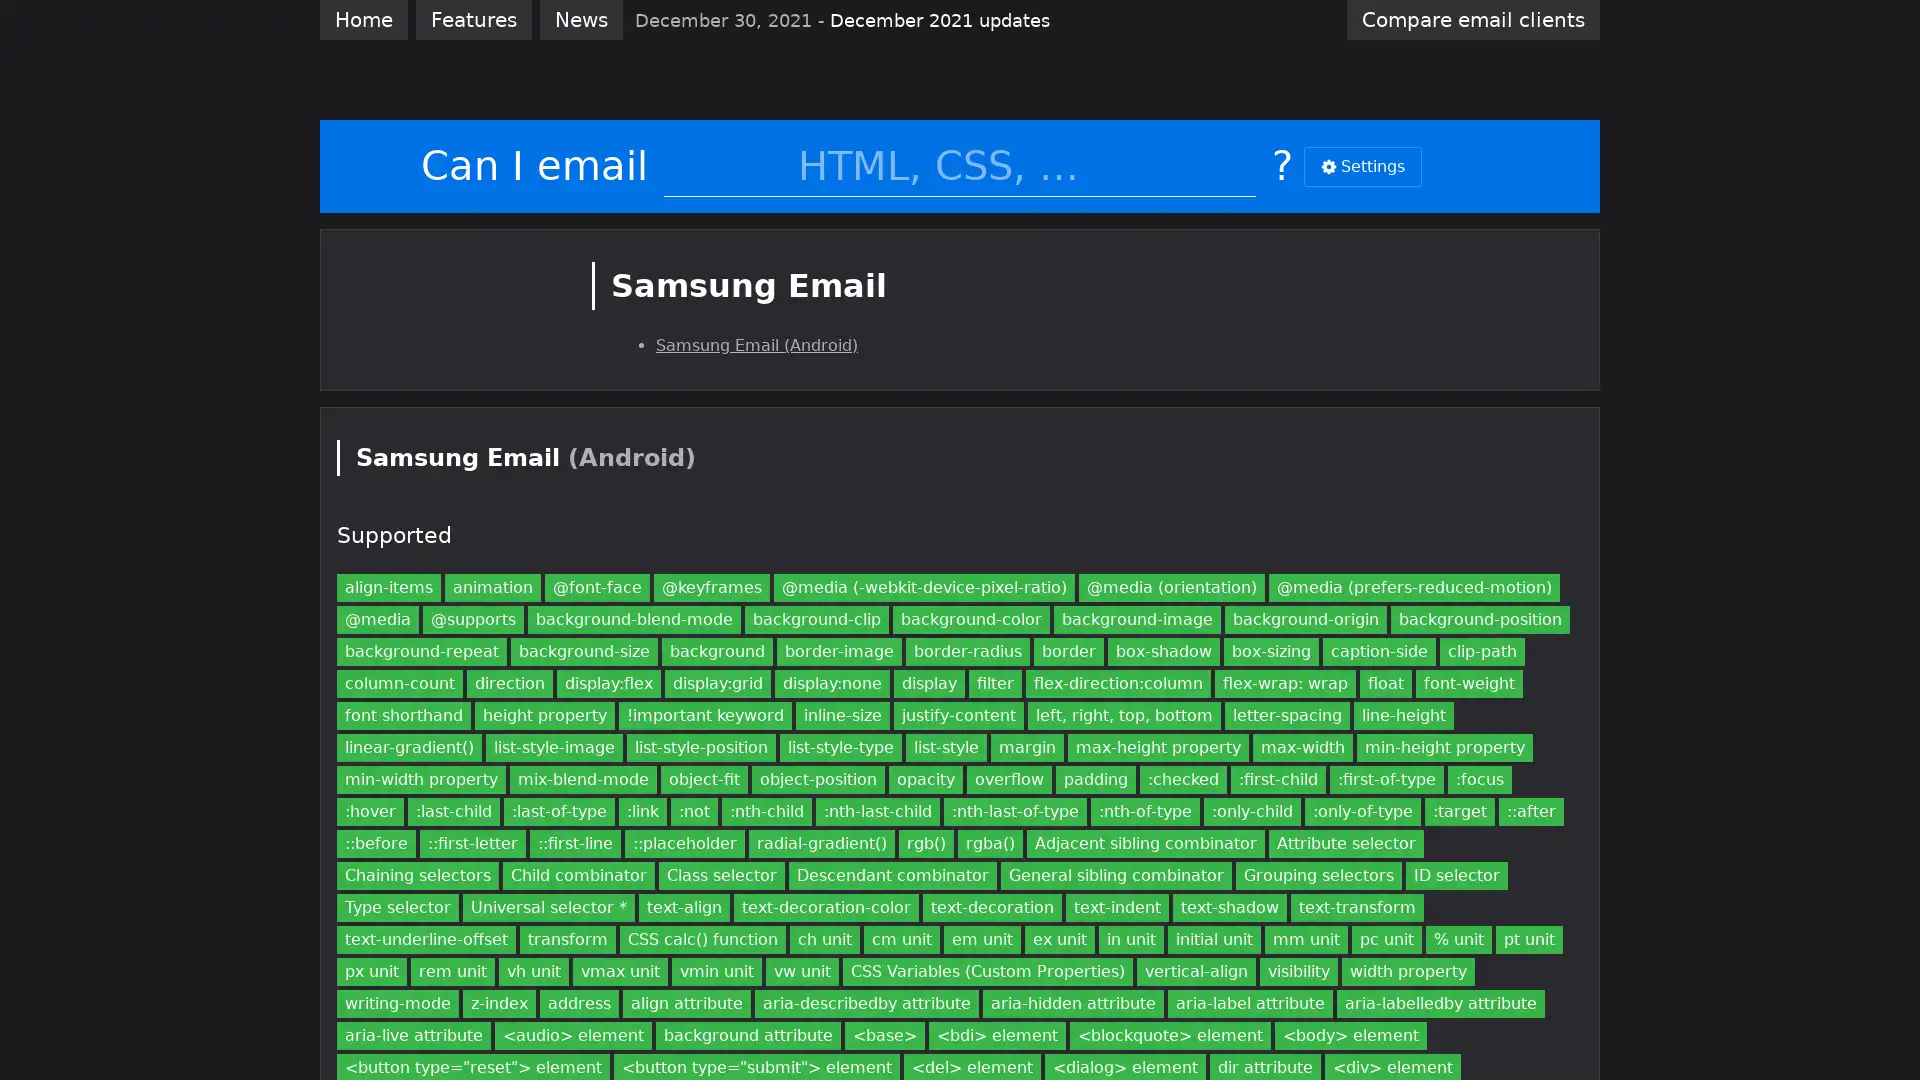 Image resolution: width=1920 pixels, height=1080 pixels. I want to click on Settings, so click(1362, 164).